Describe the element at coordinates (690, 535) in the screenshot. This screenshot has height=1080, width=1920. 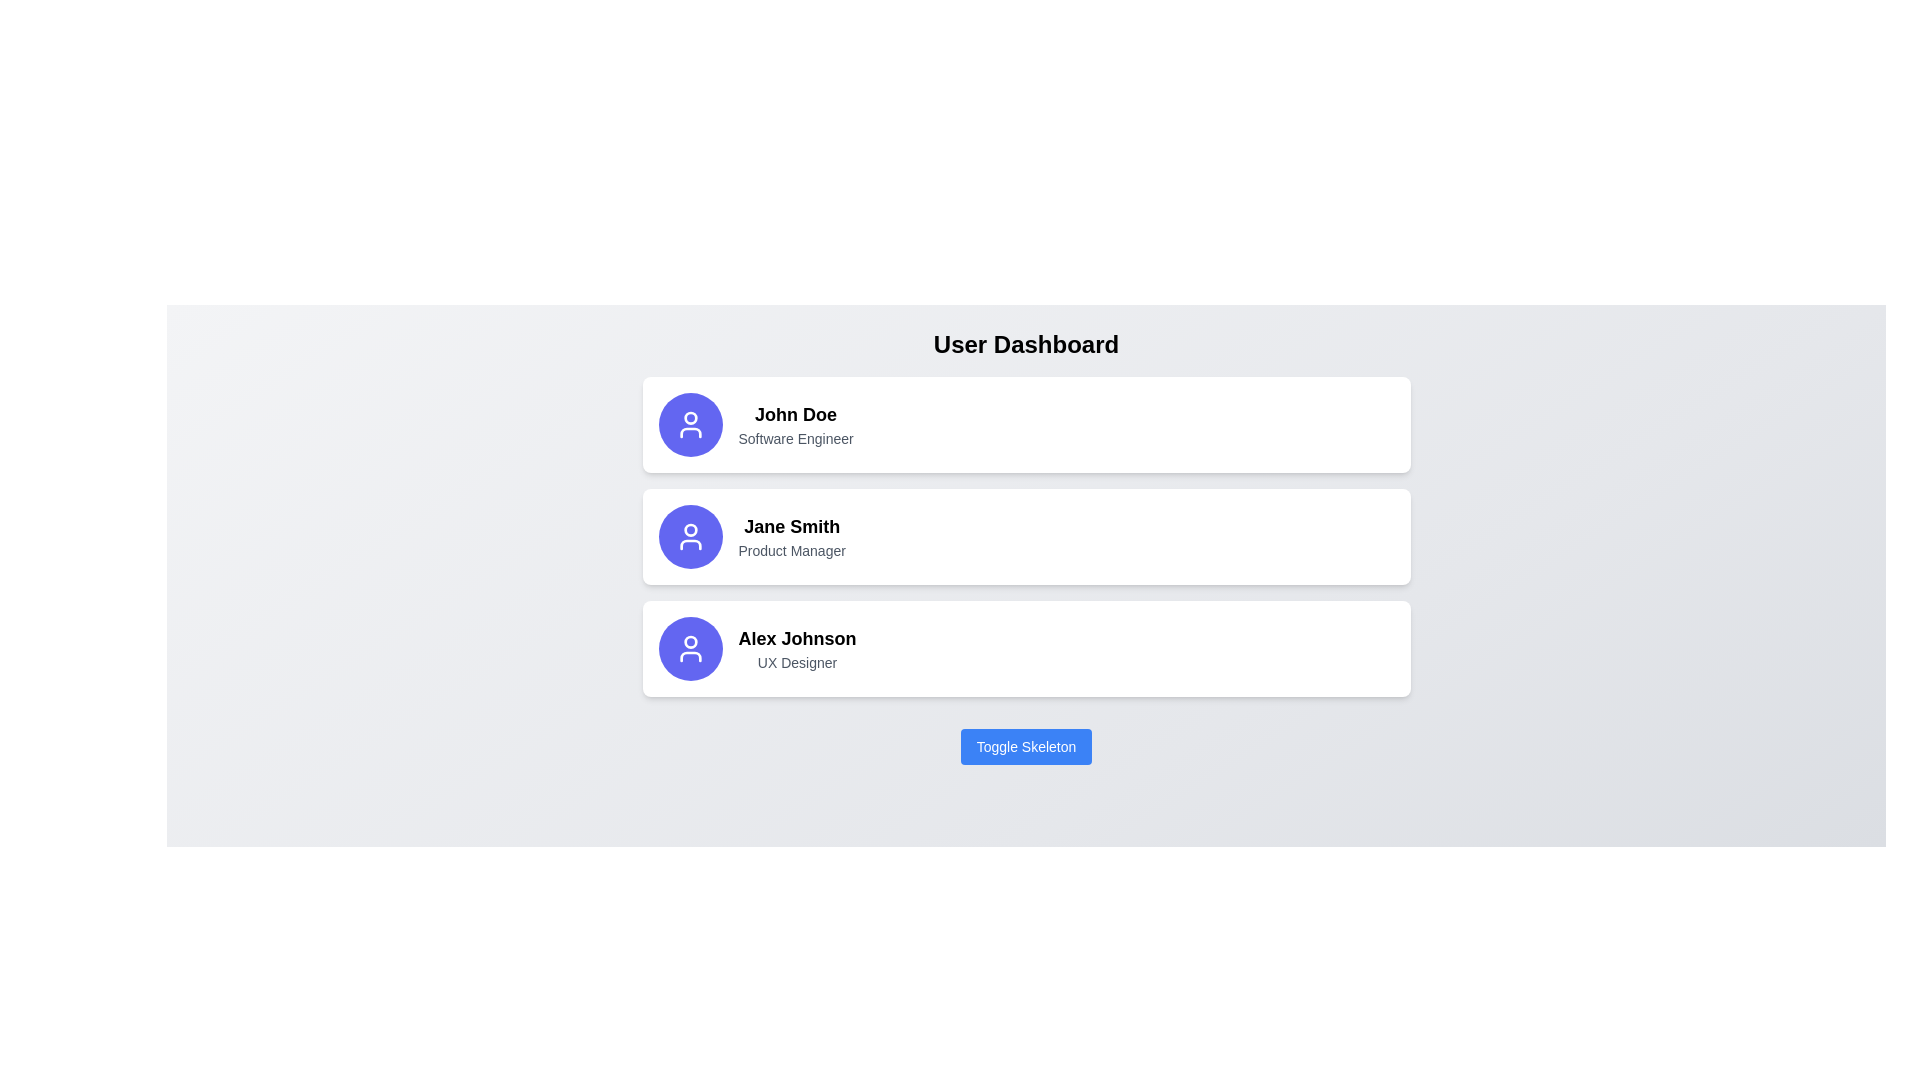
I see `user avatar image representing 'Jane Smith' located at the left end of the middle card among three vertically aligned cards` at that location.